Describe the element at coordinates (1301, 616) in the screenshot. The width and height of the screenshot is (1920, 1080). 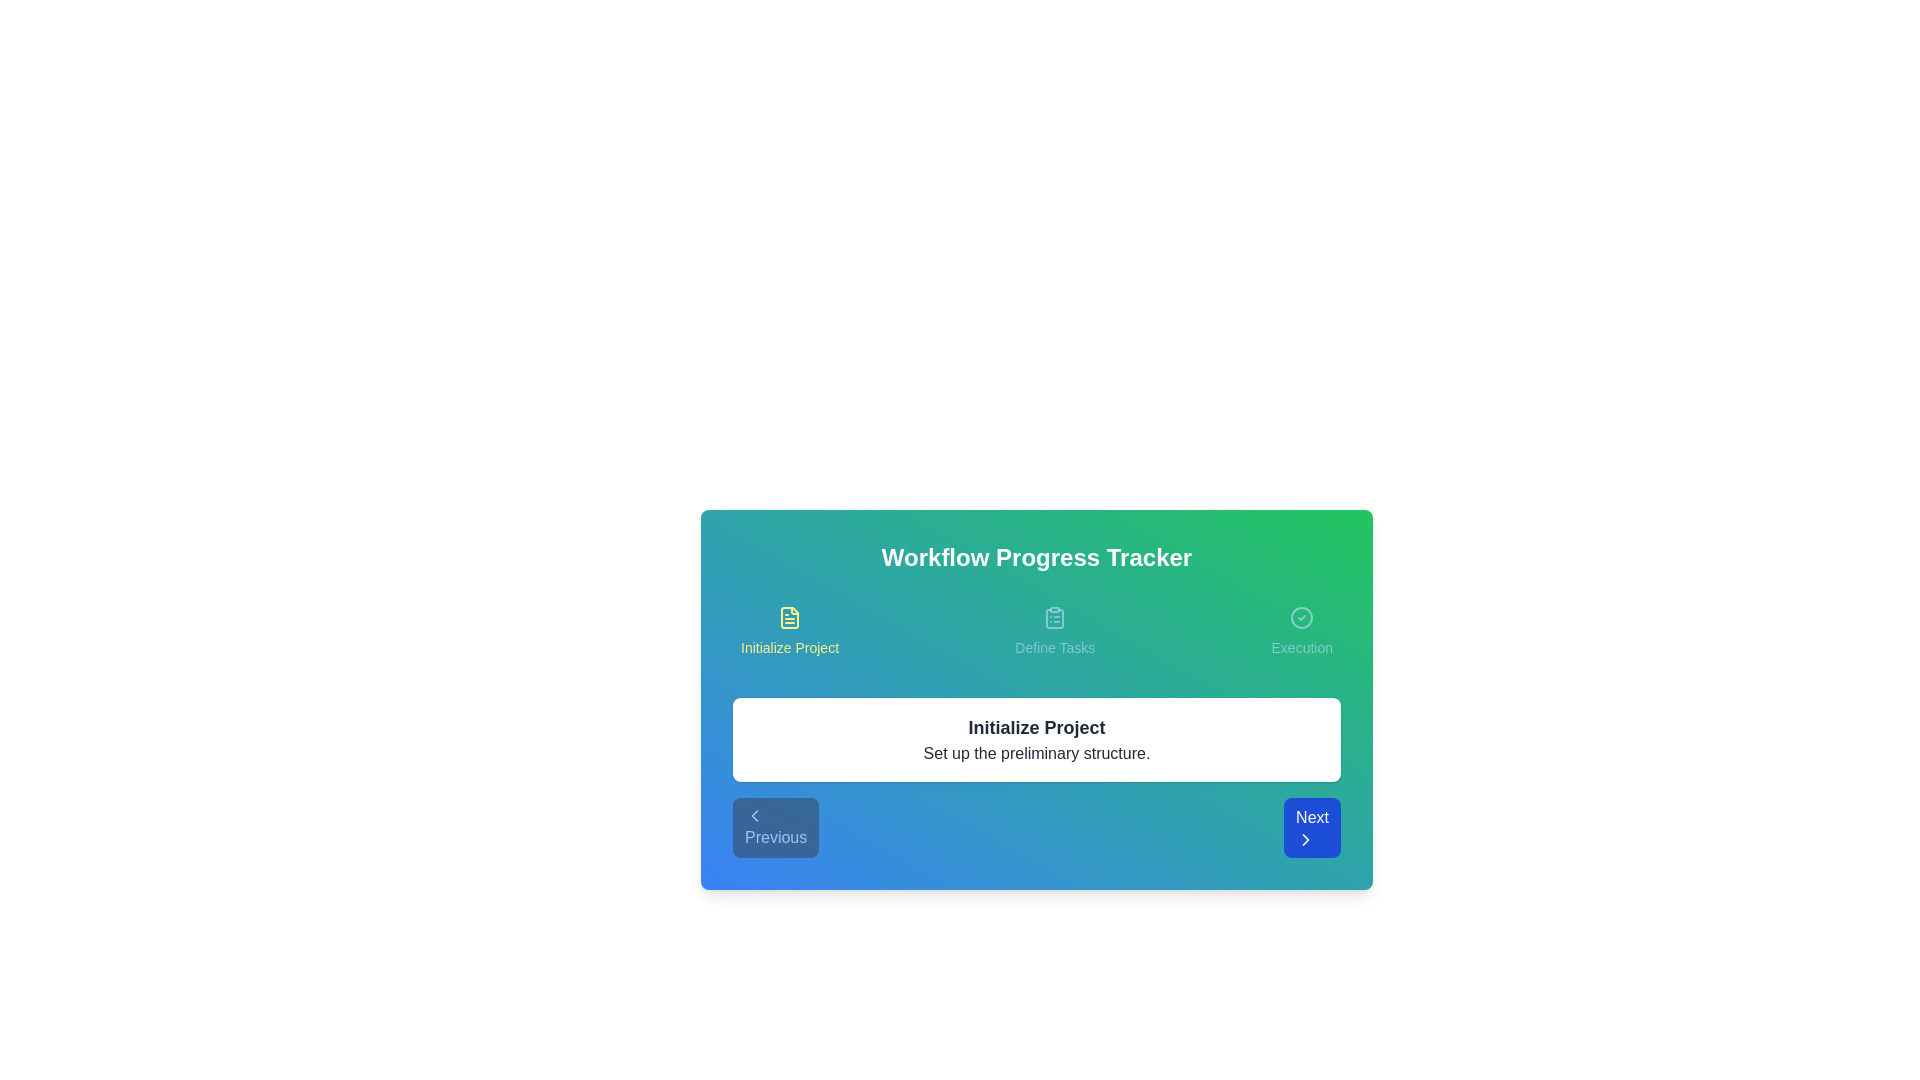
I see `the icon for Execution` at that location.